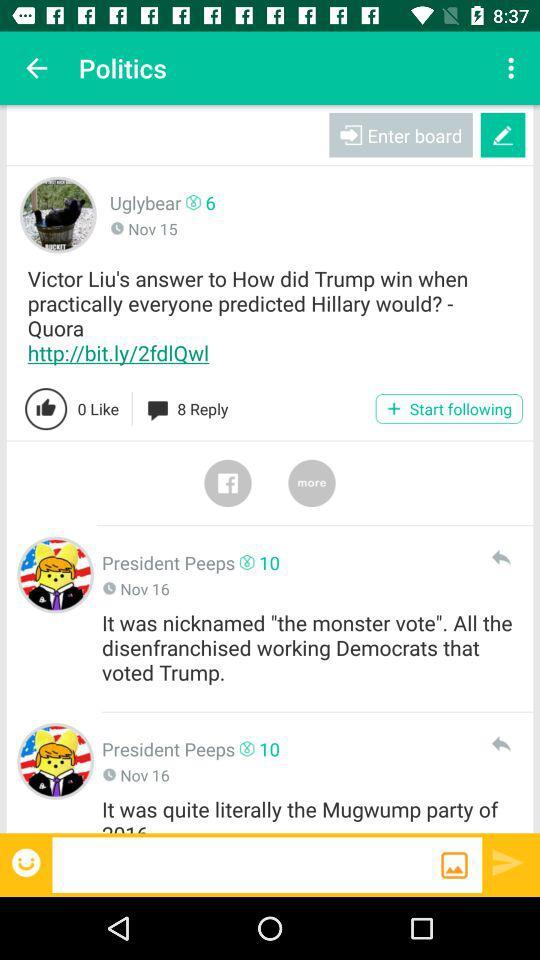 The height and width of the screenshot is (960, 540). Describe the element at coordinates (499, 743) in the screenshot. I see `allows the user to reply to the comment` at that location.